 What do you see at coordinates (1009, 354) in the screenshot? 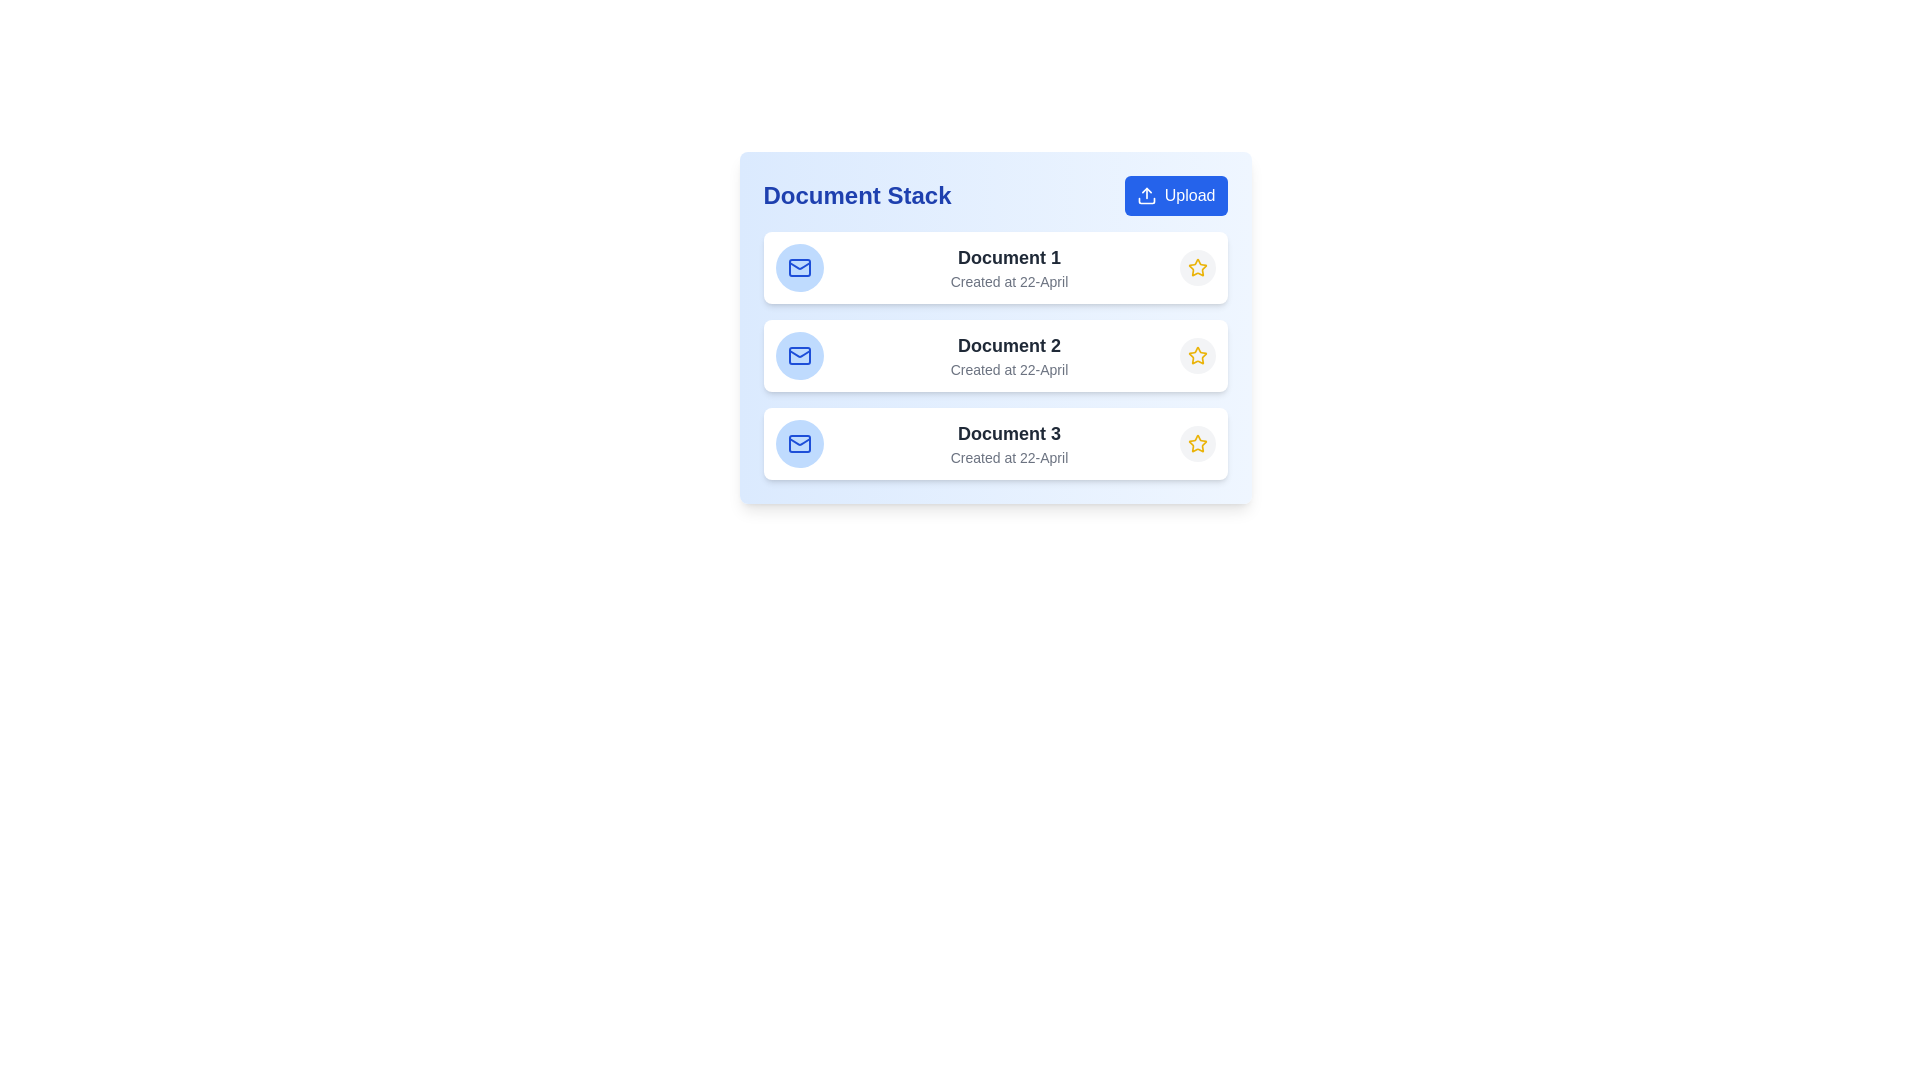
I see `the text label displaying 'Document 2'` at bounding box center [1009, 354].